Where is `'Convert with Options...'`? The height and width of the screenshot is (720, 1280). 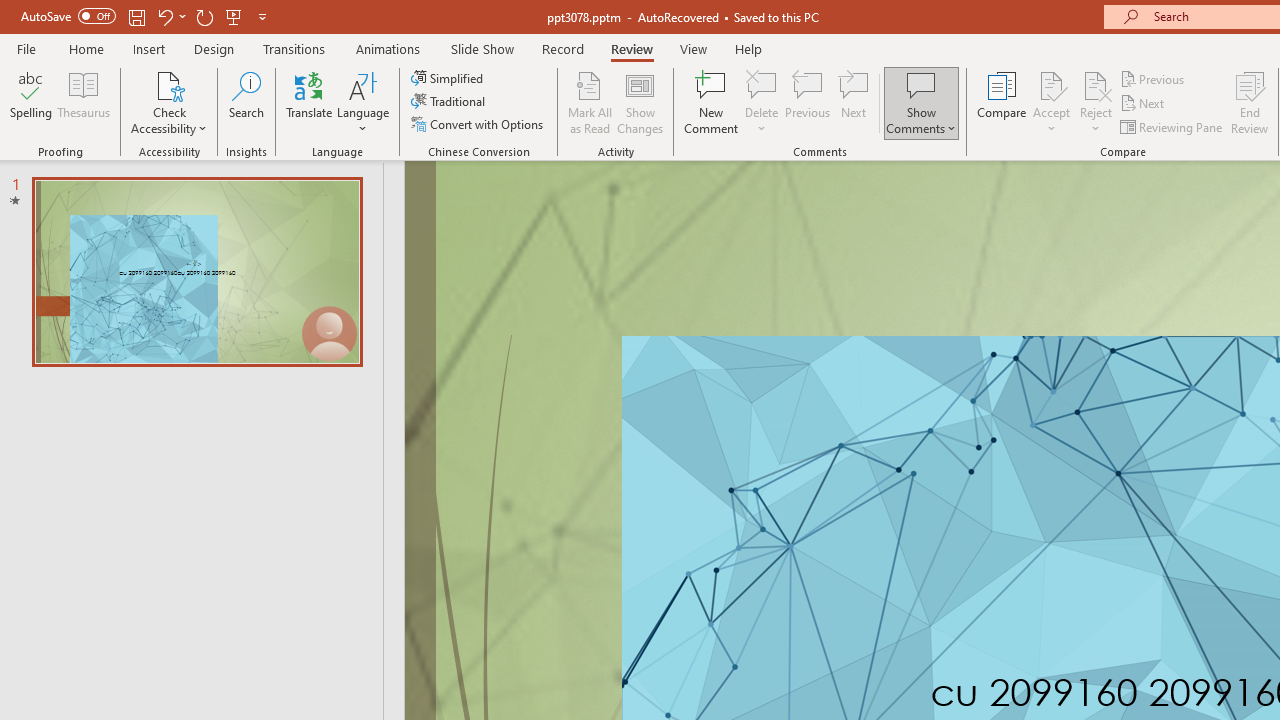
'Convert with Options...' is located at coordinates (478, 124).